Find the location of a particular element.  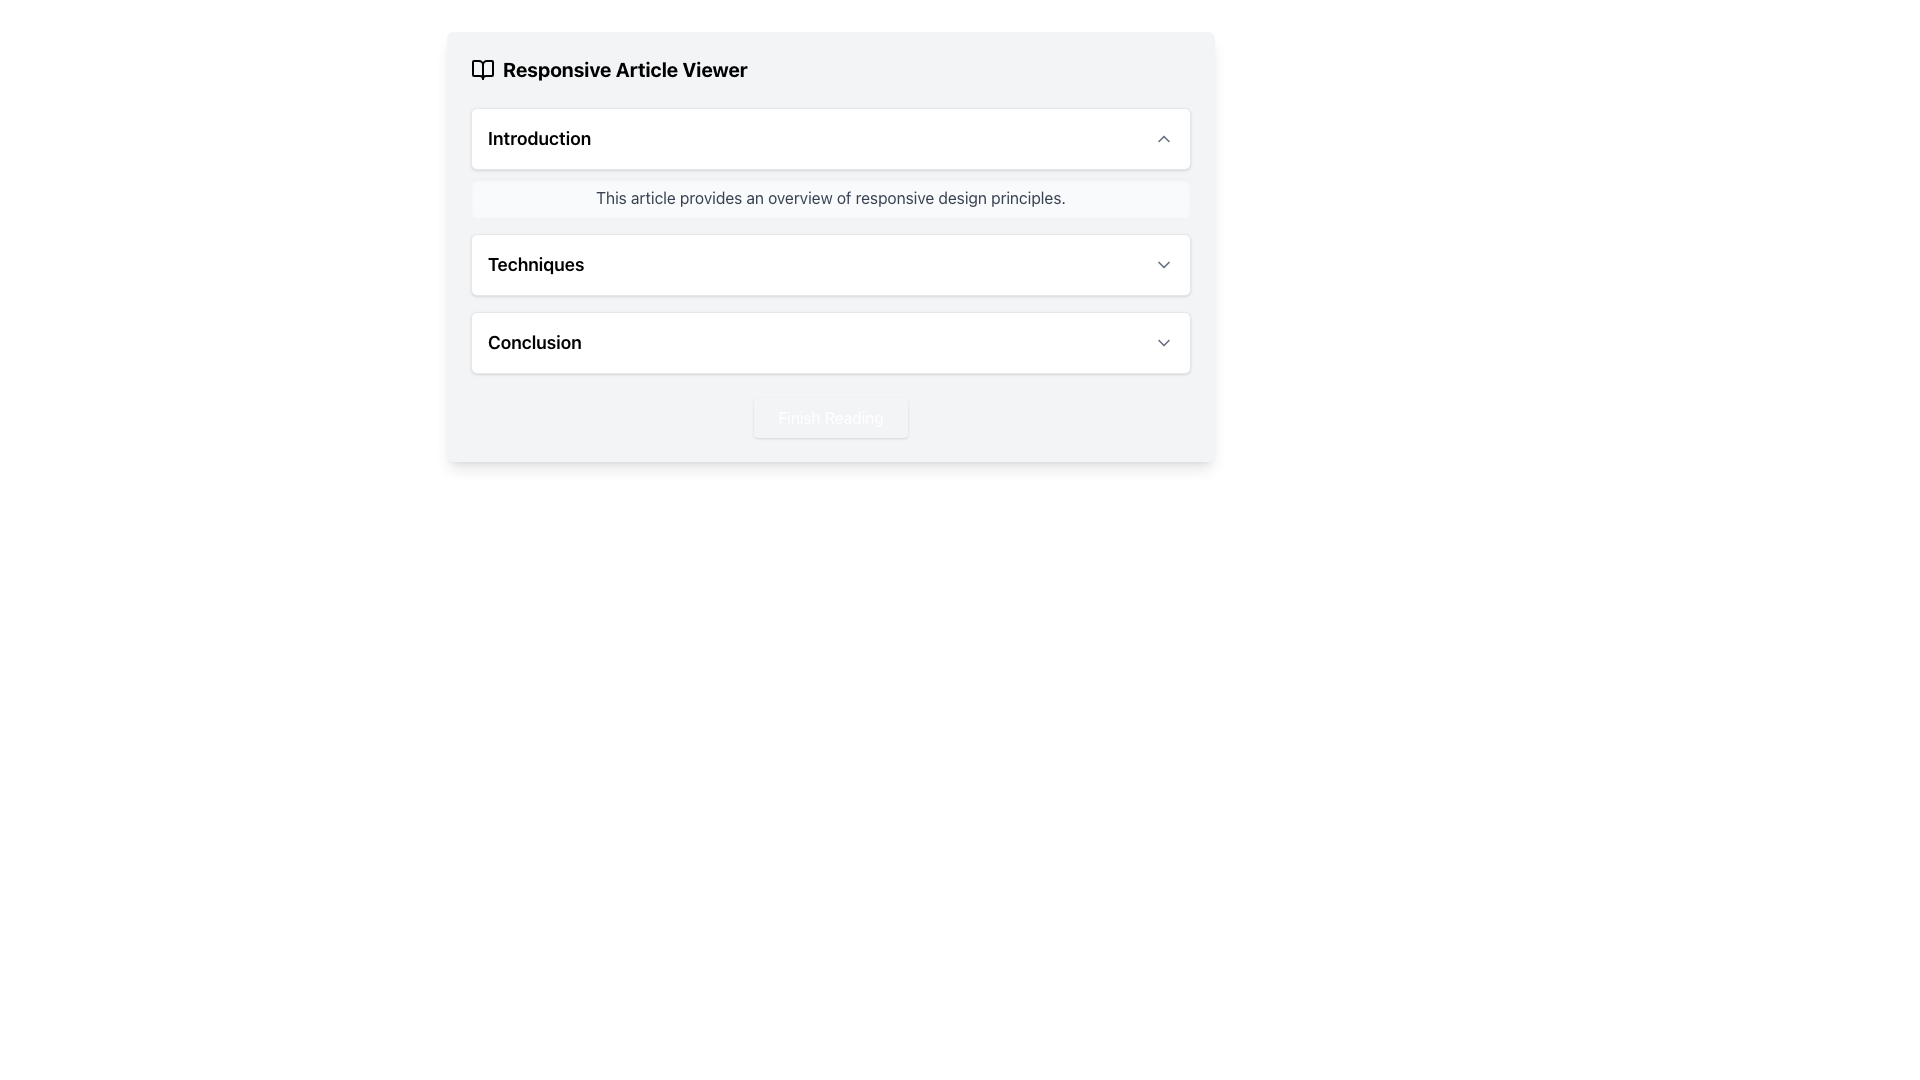

the downward chevron icon located at the far right edge of the 'Techniques' section header is located at coordinates (1163, 264).